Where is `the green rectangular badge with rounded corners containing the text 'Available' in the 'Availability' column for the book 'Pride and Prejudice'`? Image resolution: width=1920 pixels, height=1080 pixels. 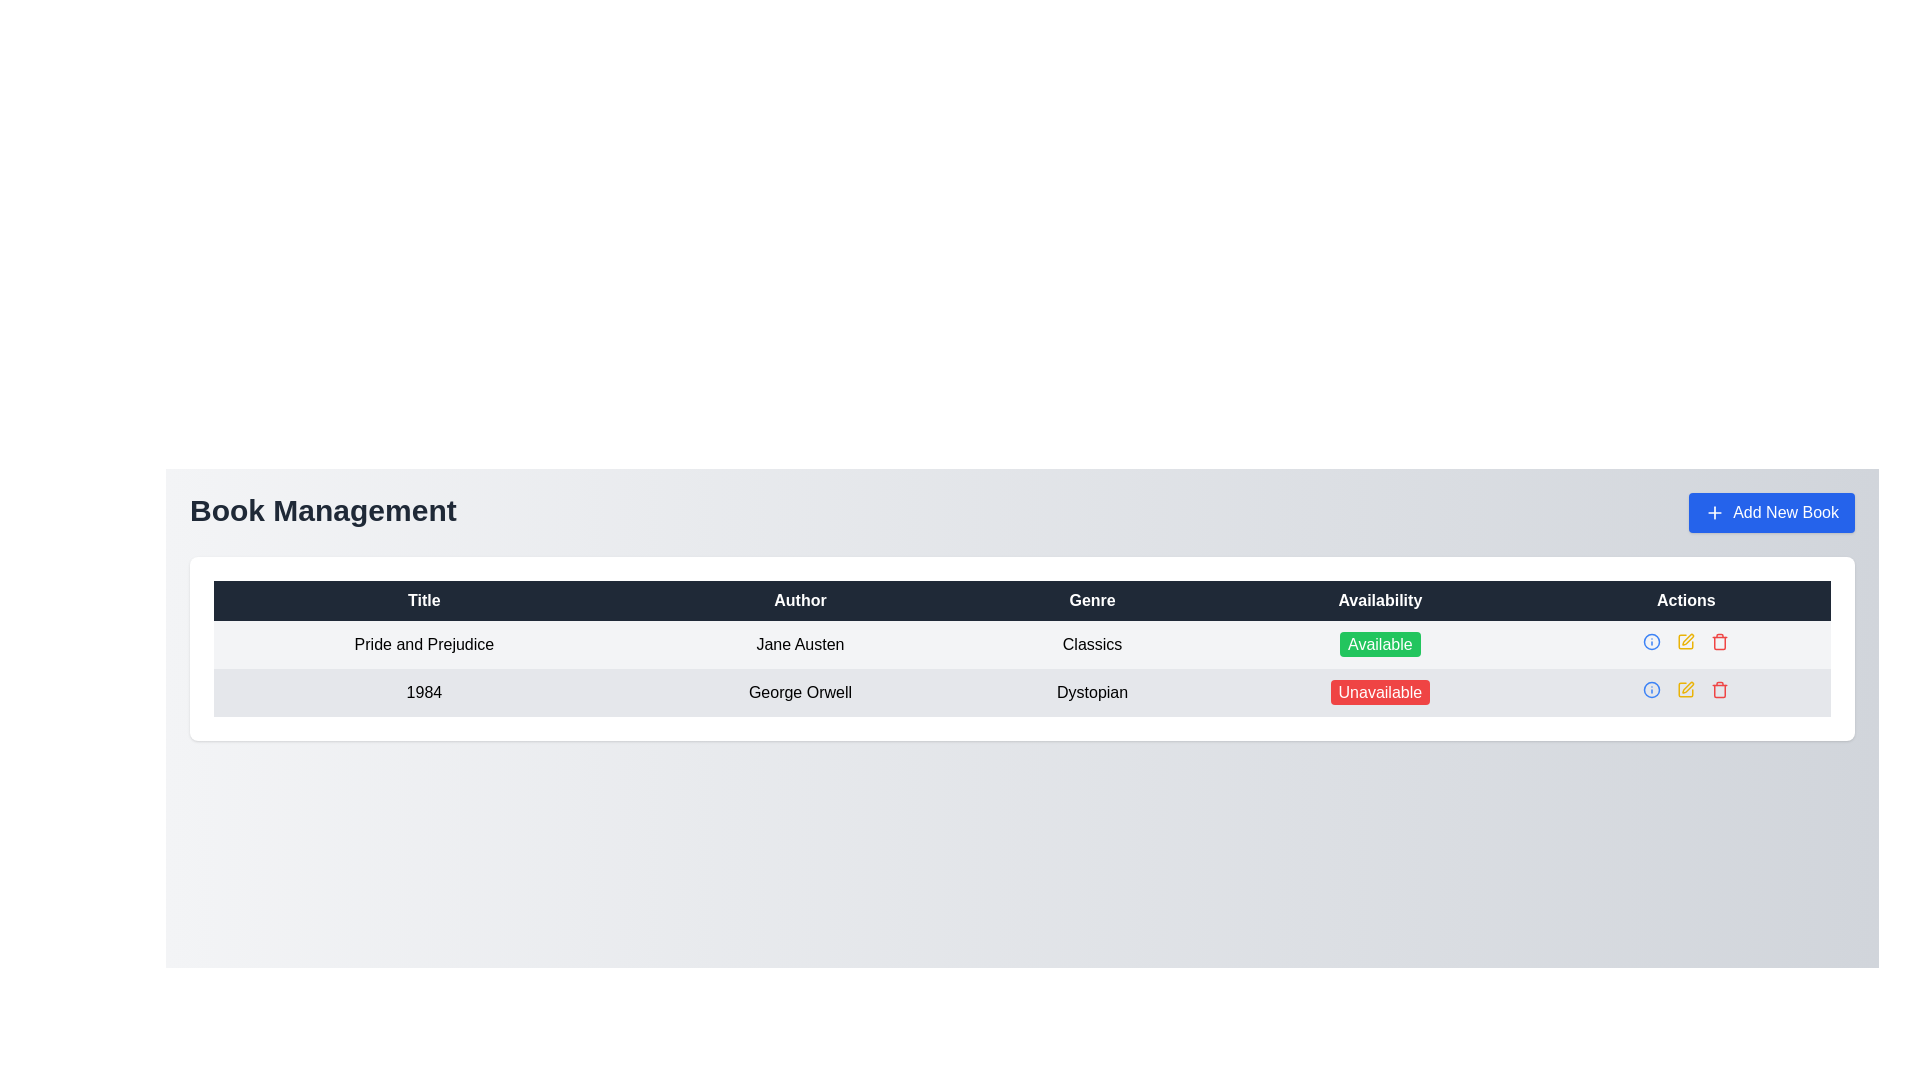 the green rectangular badge with rounded corners containing the text 'Available' in the 'Availability' column for the book 'Pride and Prejudice' is located at coordinates (1379, 644).